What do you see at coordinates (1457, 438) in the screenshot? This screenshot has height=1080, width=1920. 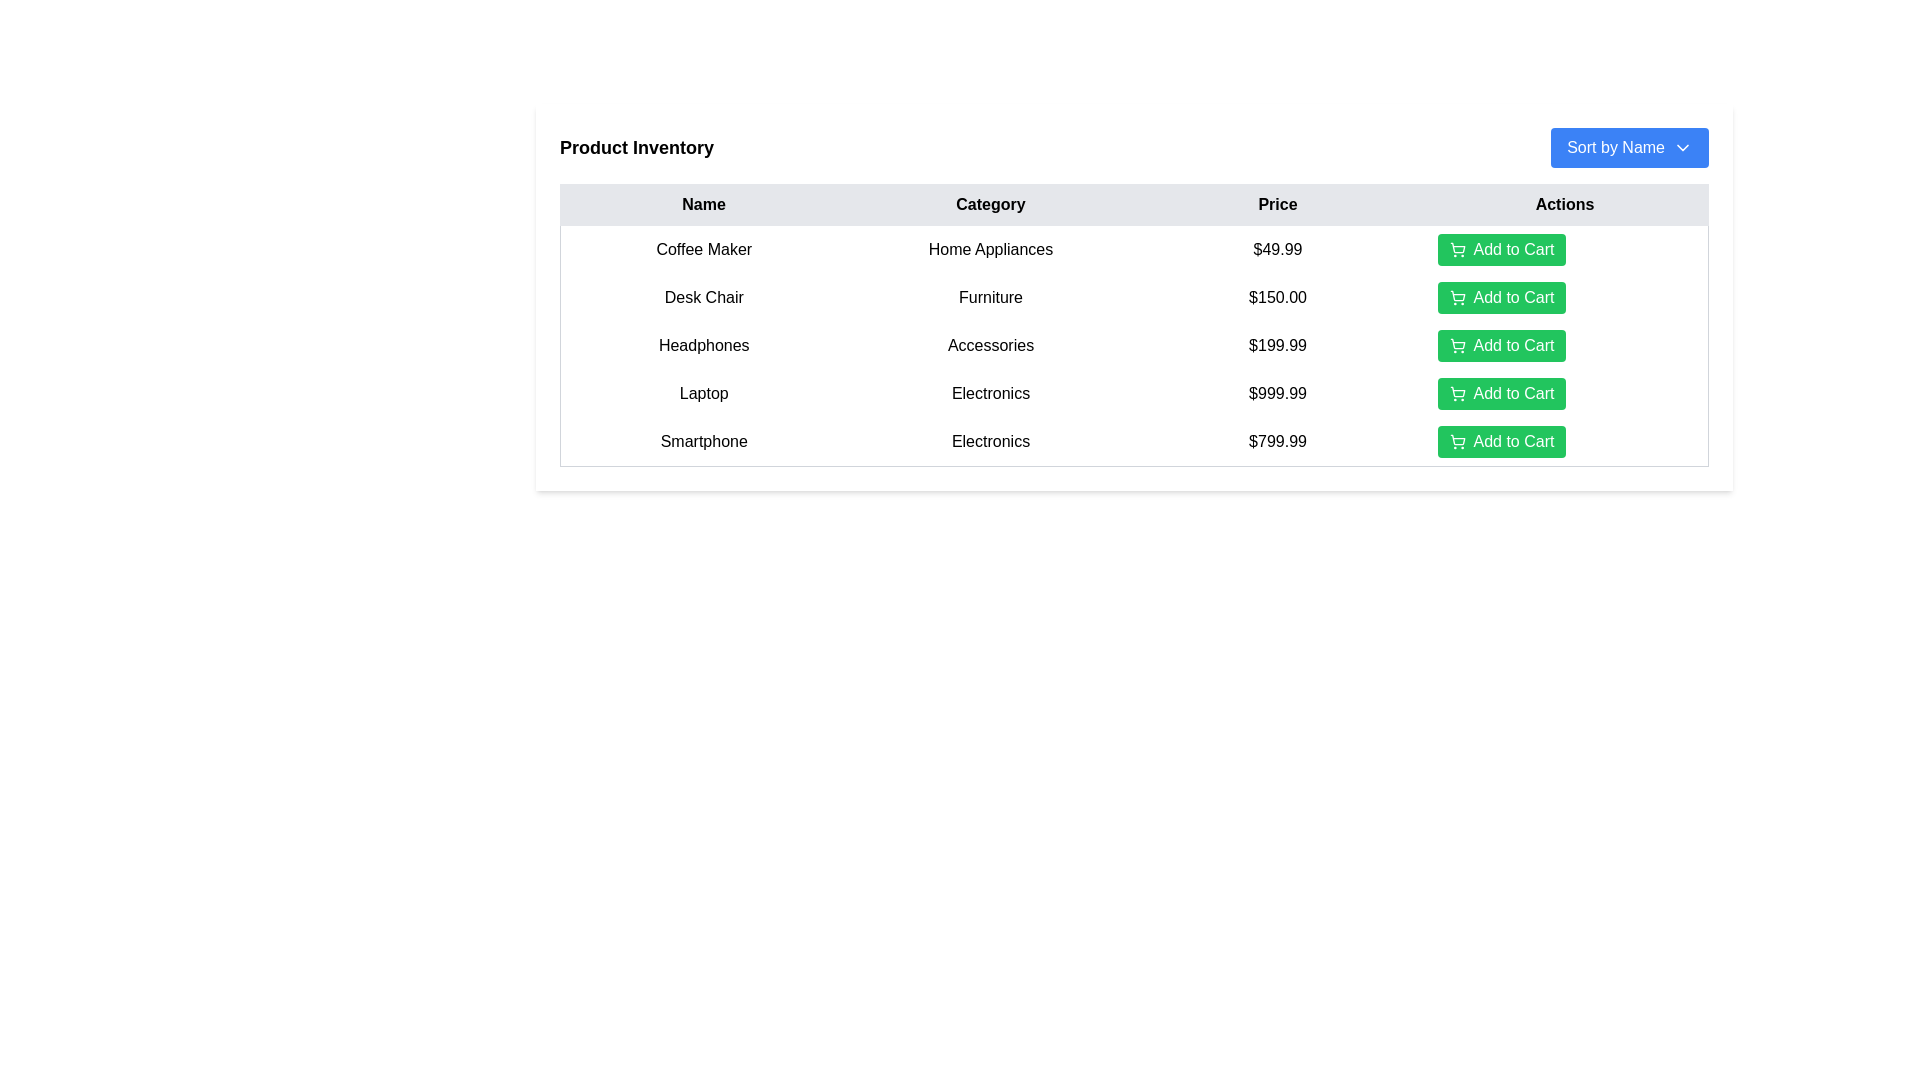 I see `the shopping cart SVG icon located in the last column under the 'Actions' header for the 'Smartphone' item` at bounding box center [1457, 438].